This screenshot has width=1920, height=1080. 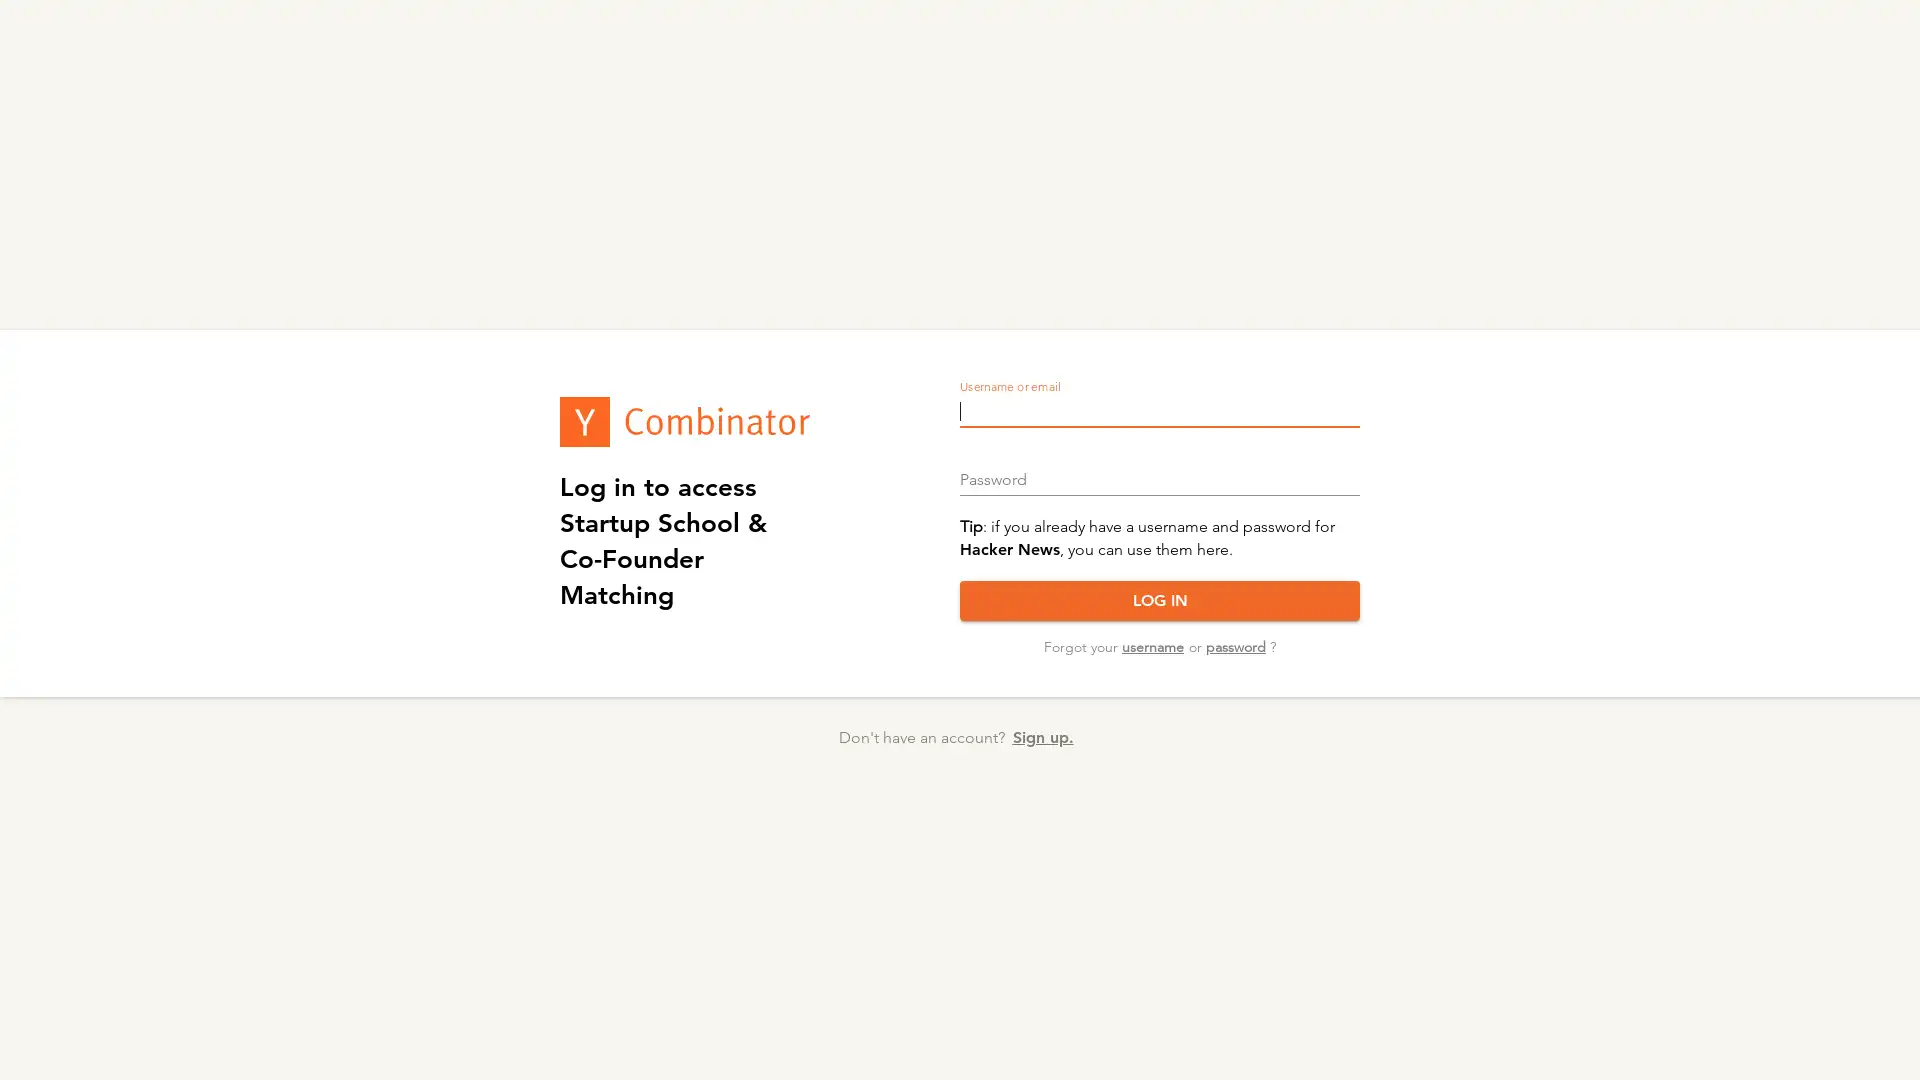 What do you see at coordinates (1041, 737) in the screenshot?
I see `Sign up.` at bounding box center [1041, 737].